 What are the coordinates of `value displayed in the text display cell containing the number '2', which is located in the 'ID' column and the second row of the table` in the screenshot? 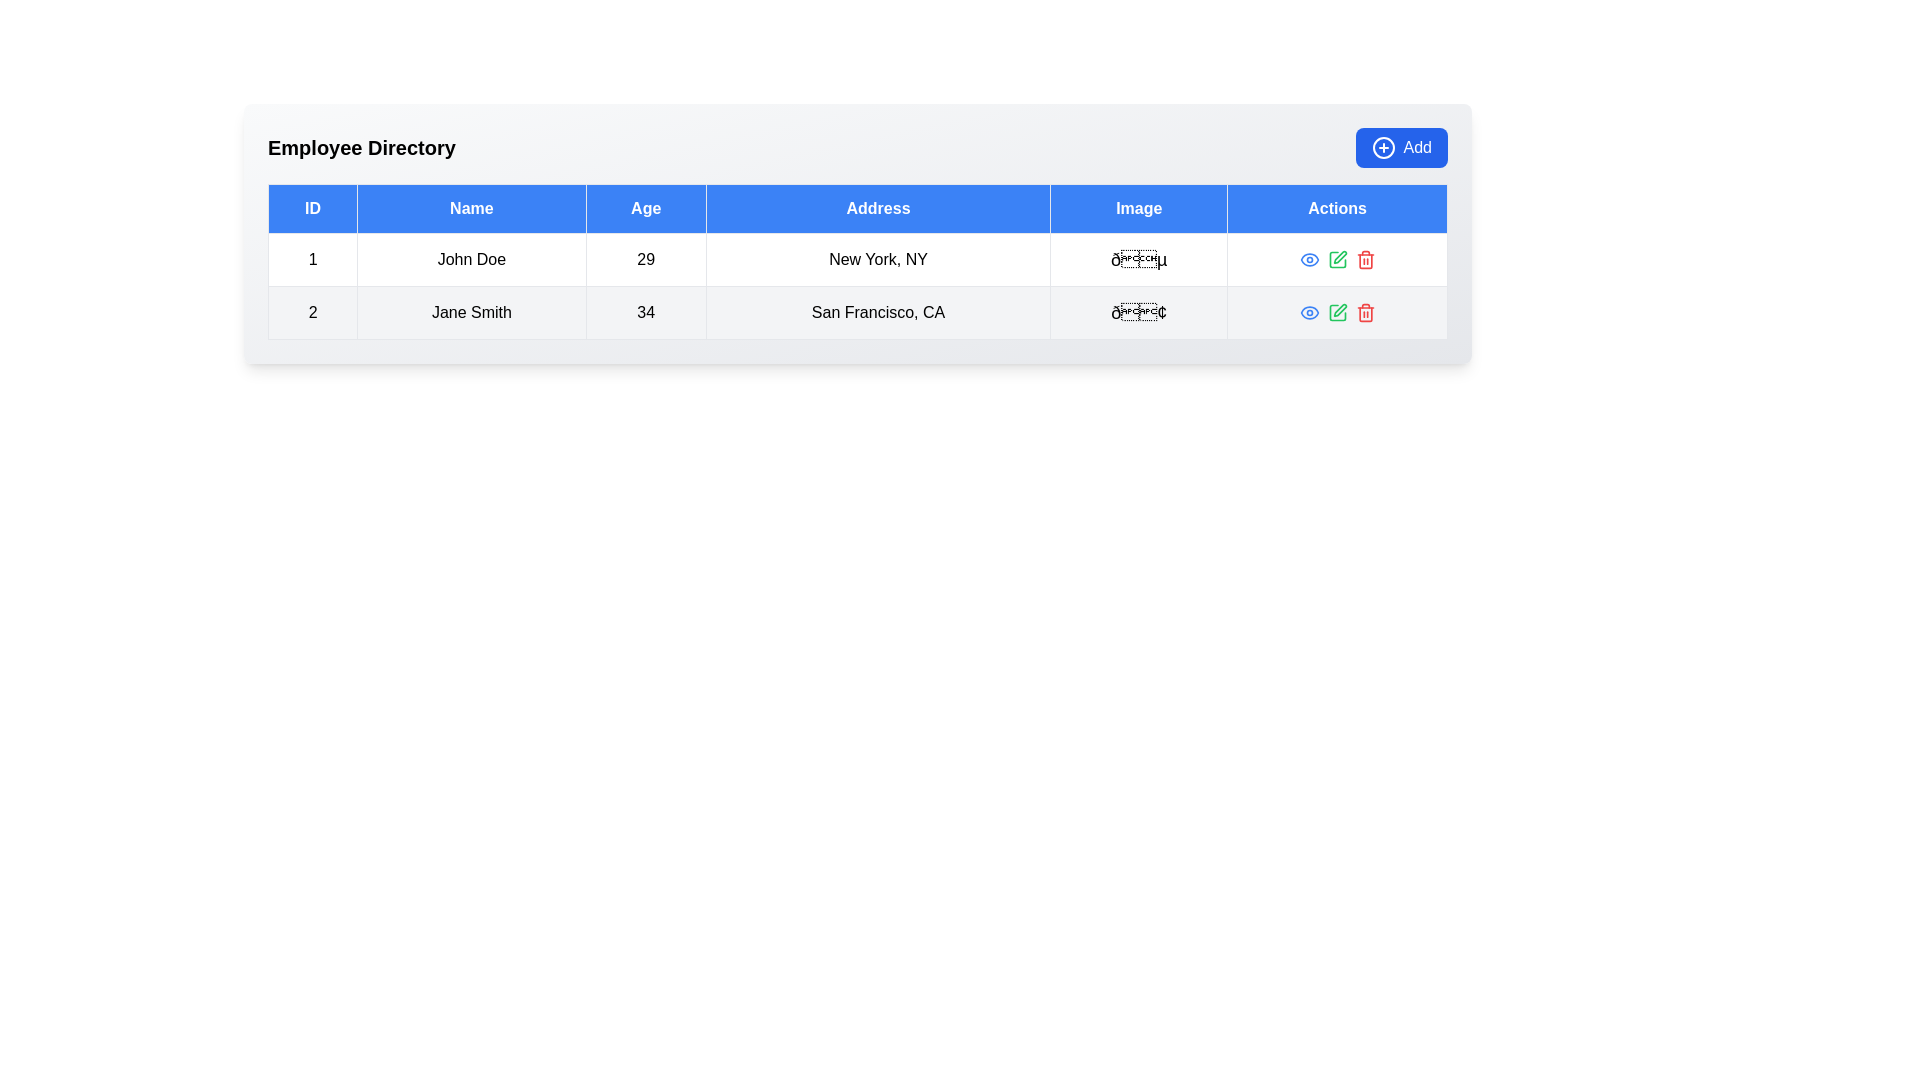 It's located at (312, 312).